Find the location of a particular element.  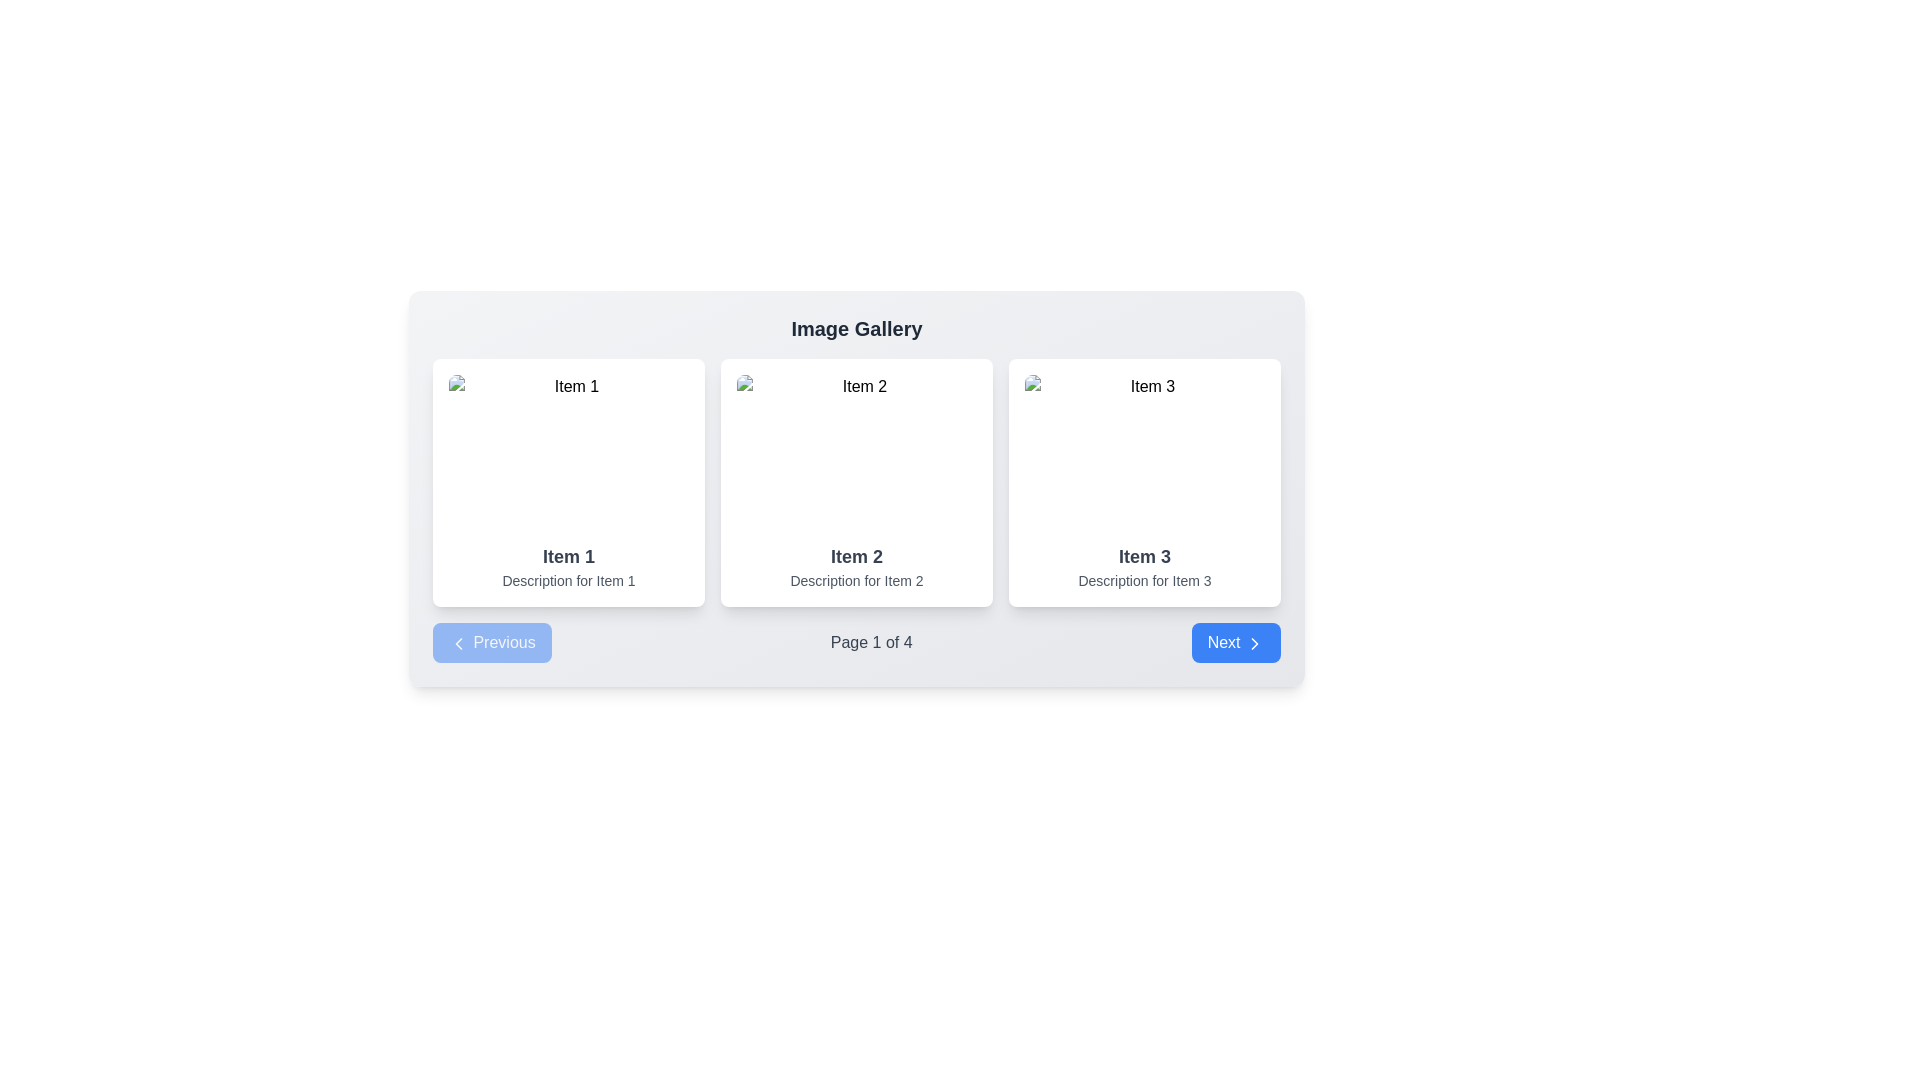

on the centrally located grid layout containing three card components in the 'Image Gallery' section is located at coordinates (857, 482).